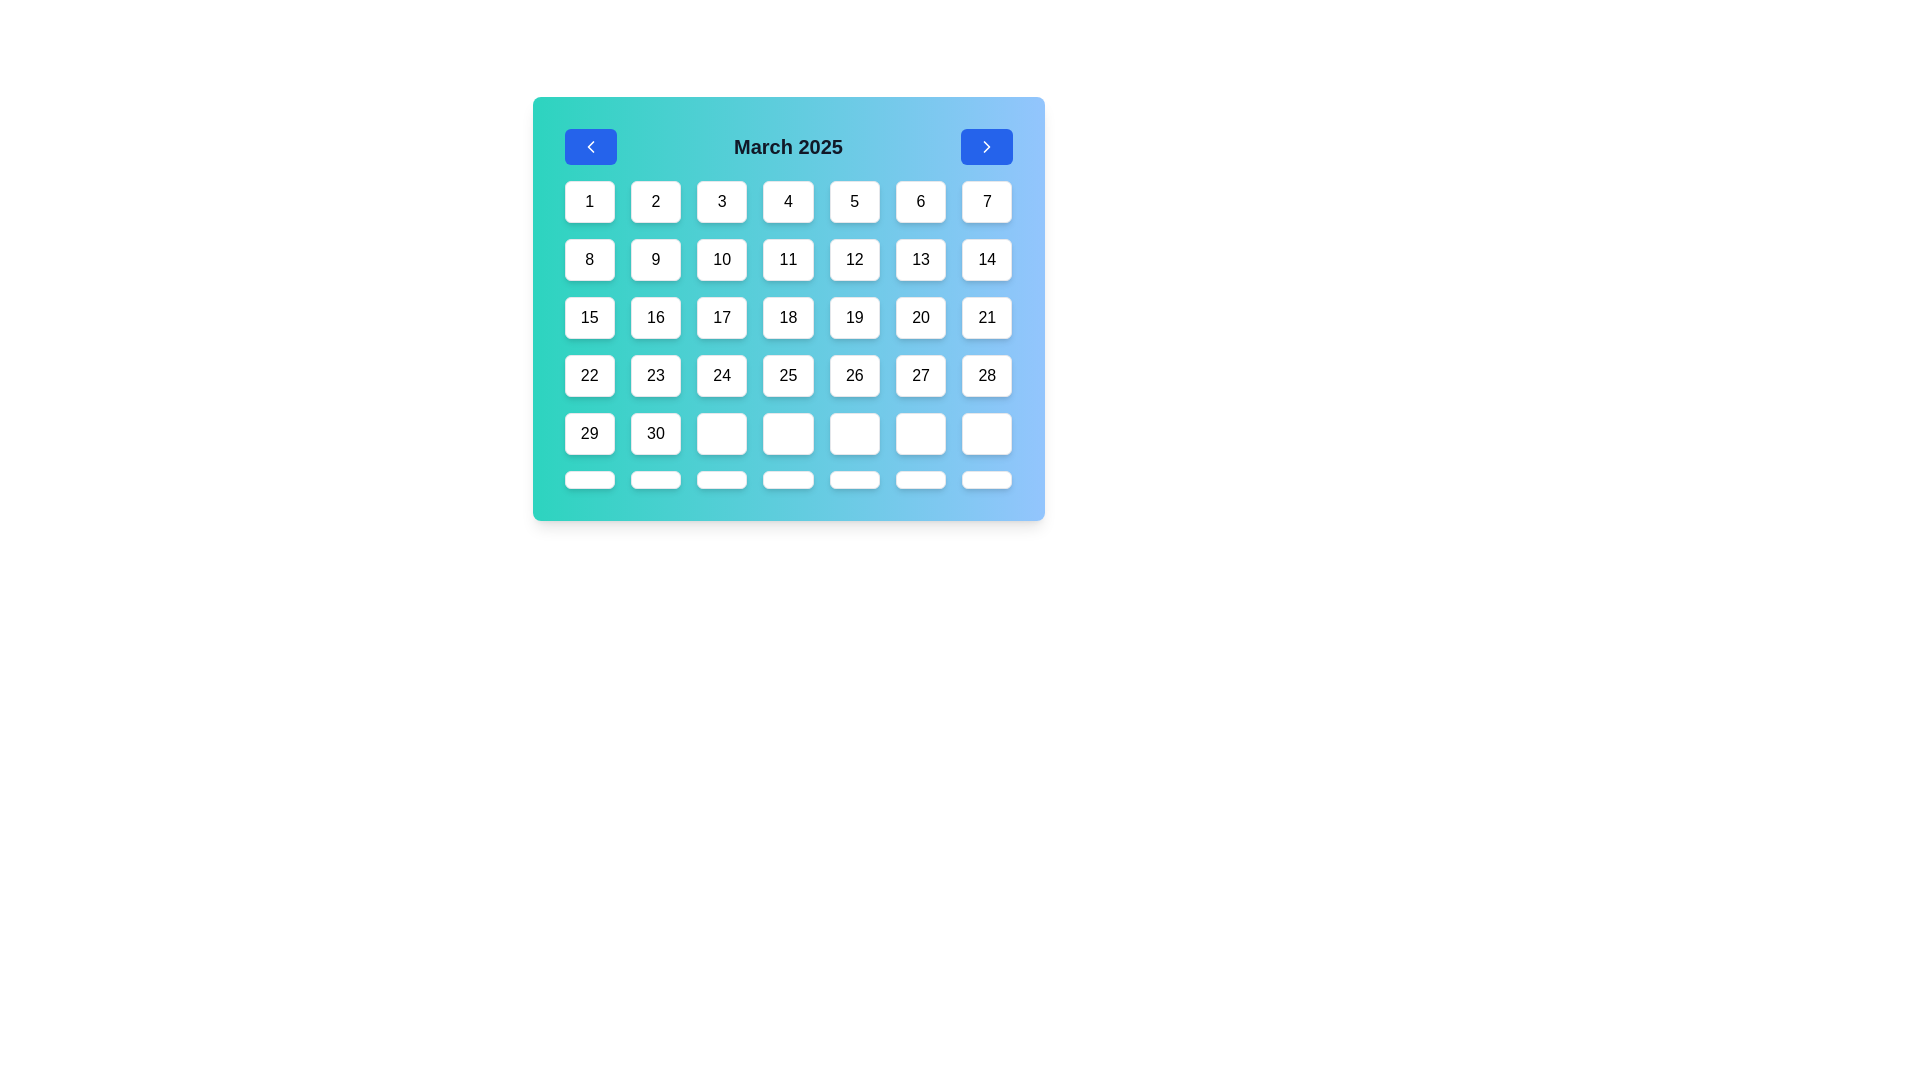 The width and height of the screenshot is (1920, 1080). Describe the element at coordinates (787, 201) in the screenshot. I see `the Date element in the calendar grid, which is a square with a white background and rounded corners containing the number '4'` at that location.